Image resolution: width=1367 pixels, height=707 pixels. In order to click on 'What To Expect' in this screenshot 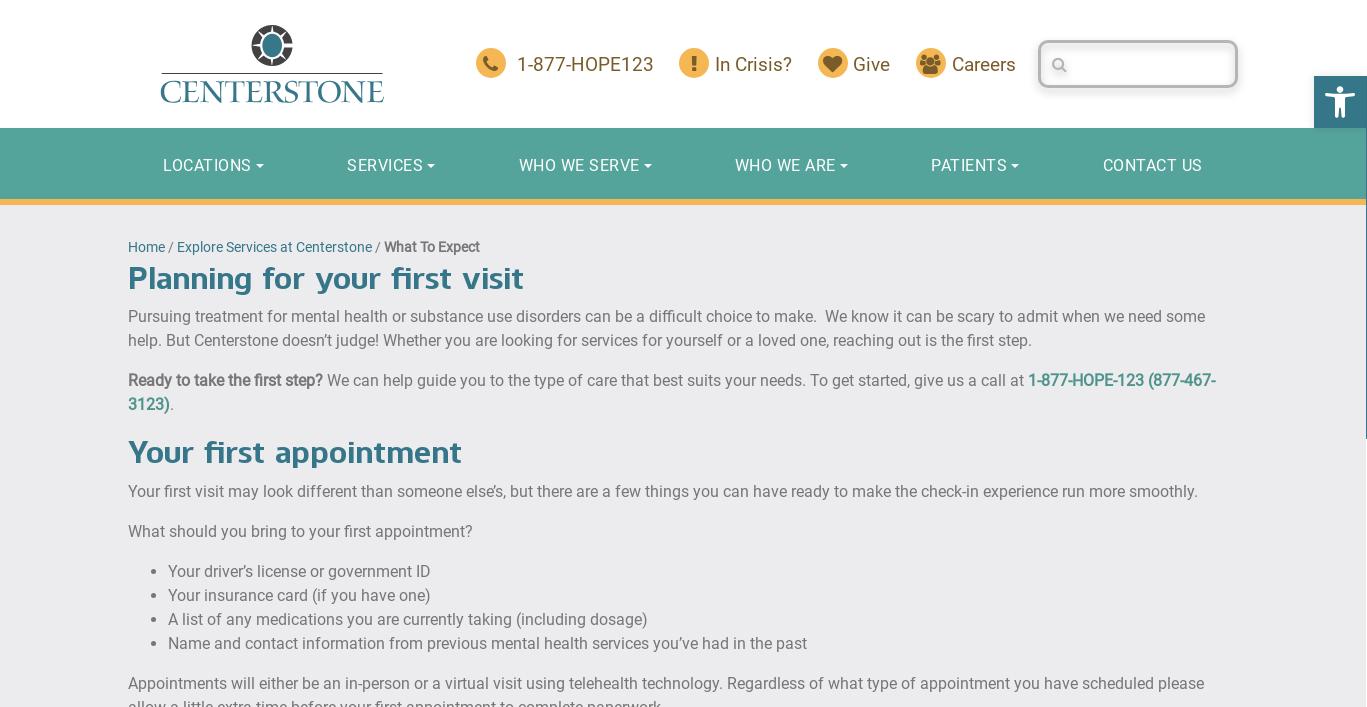, I will do `click(430, 244)`.